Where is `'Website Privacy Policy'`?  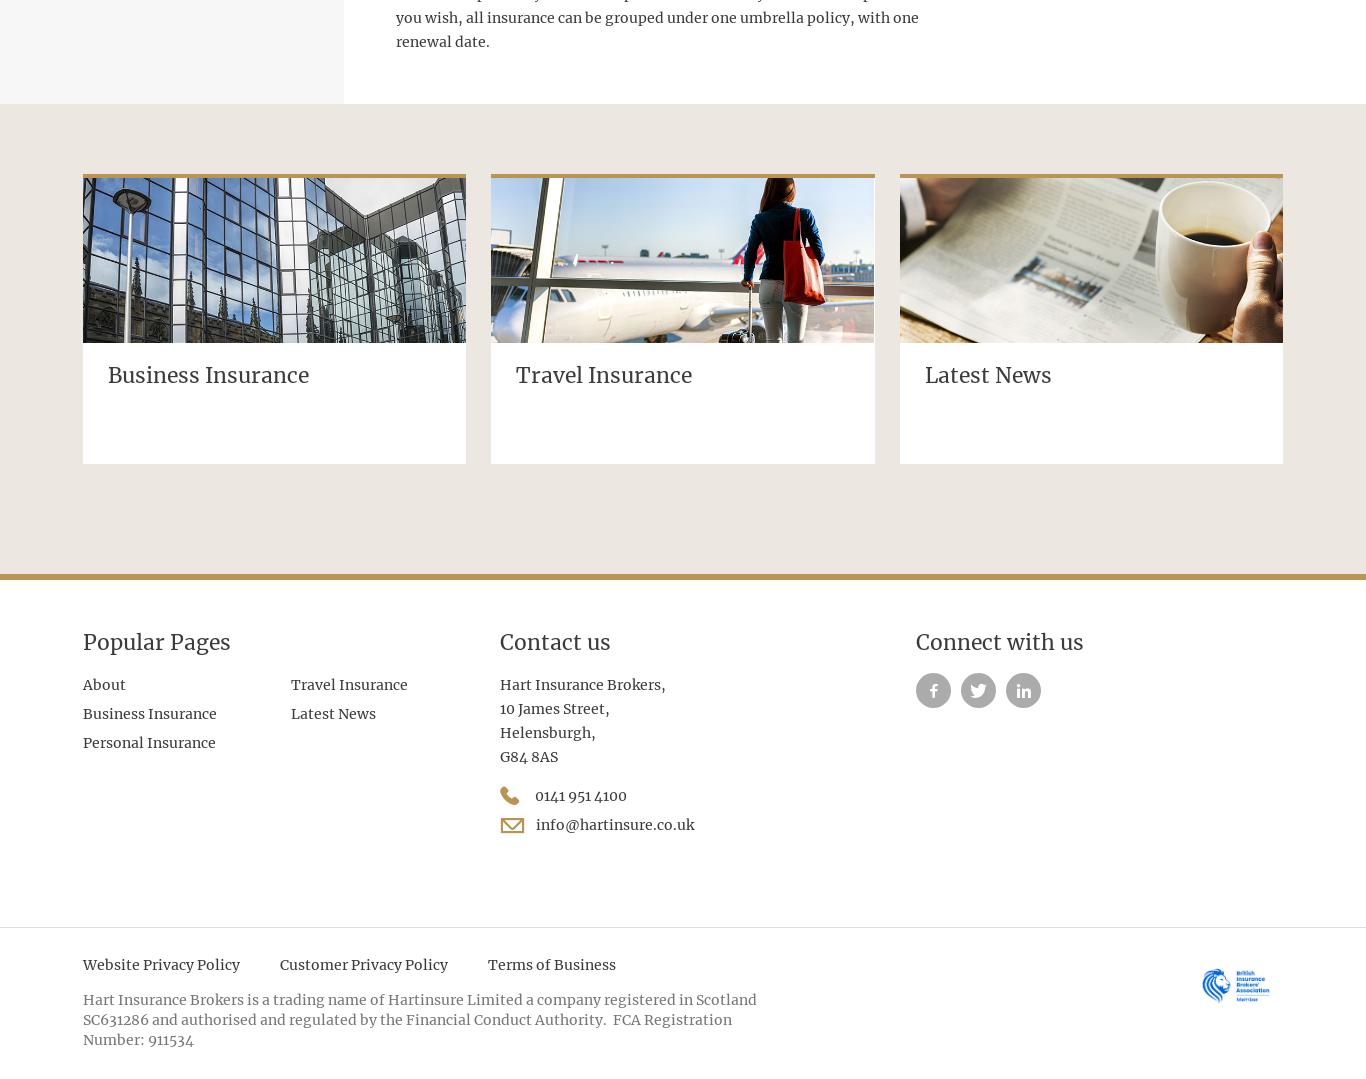
'Website Privacy Policy' is located at coordinates (160, 963).